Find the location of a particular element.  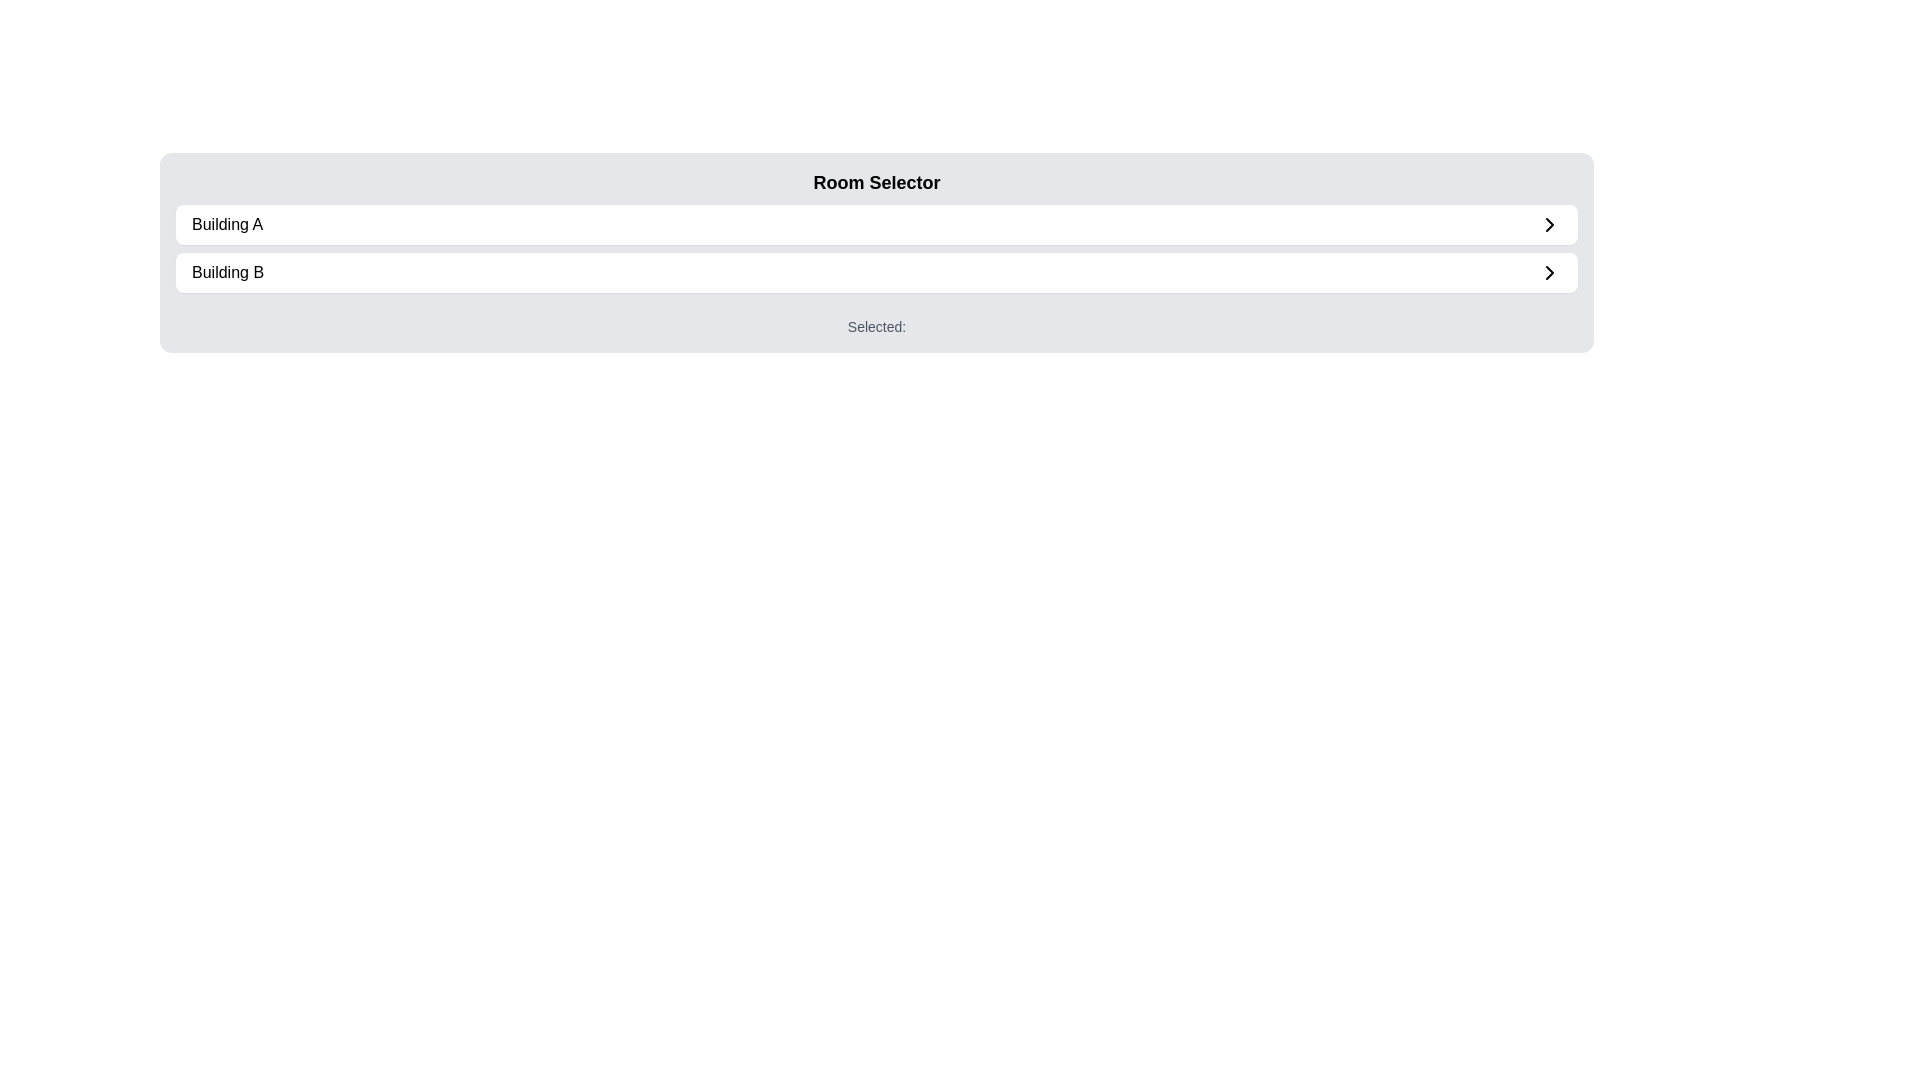

the Text Label displaying the floor and room designation located under the 'Building B' section is located at coordinates (877, 319).